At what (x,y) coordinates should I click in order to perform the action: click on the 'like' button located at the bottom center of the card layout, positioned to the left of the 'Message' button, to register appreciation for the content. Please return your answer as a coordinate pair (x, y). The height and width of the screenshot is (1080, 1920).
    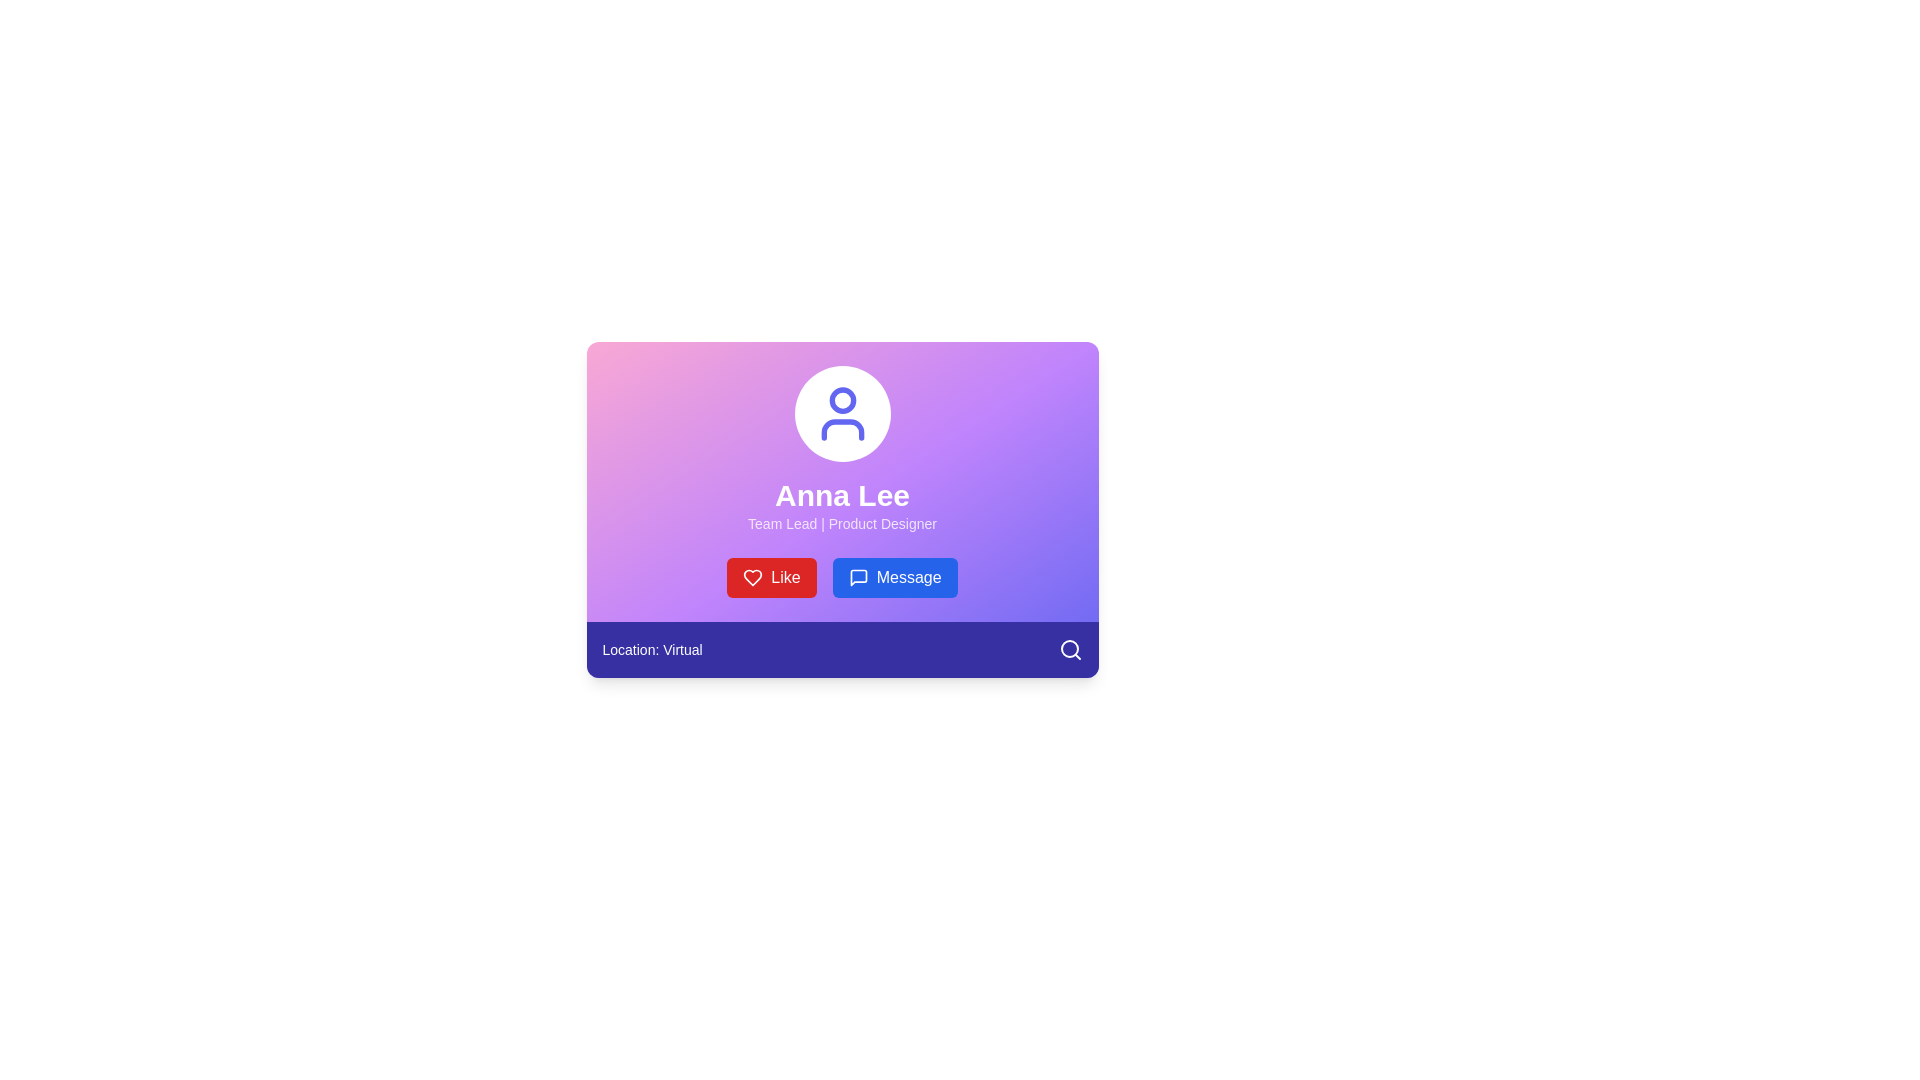
    Looking at the image, I should click on (771, 578).